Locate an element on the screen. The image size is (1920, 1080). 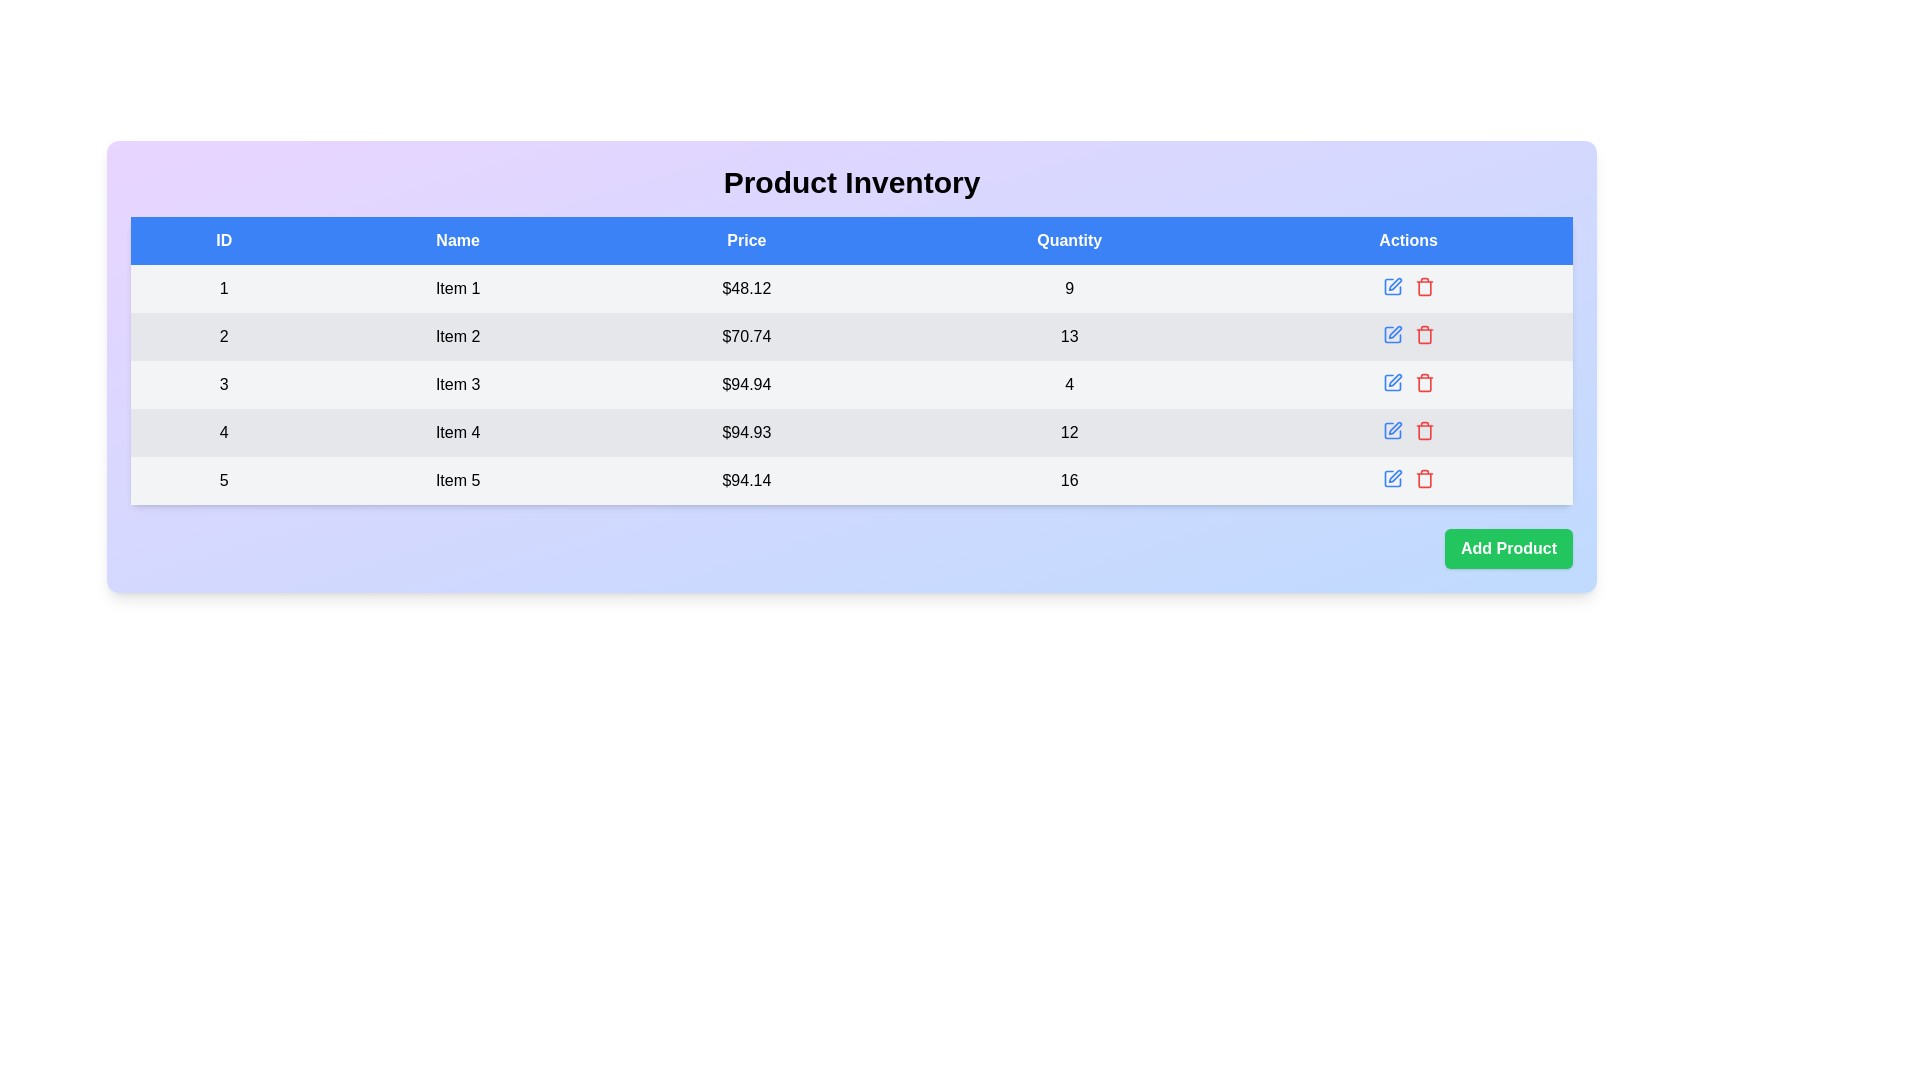
the edit icon located in the 'Actions' column of the 4th row in the table is located at coordinates (1391, 430).